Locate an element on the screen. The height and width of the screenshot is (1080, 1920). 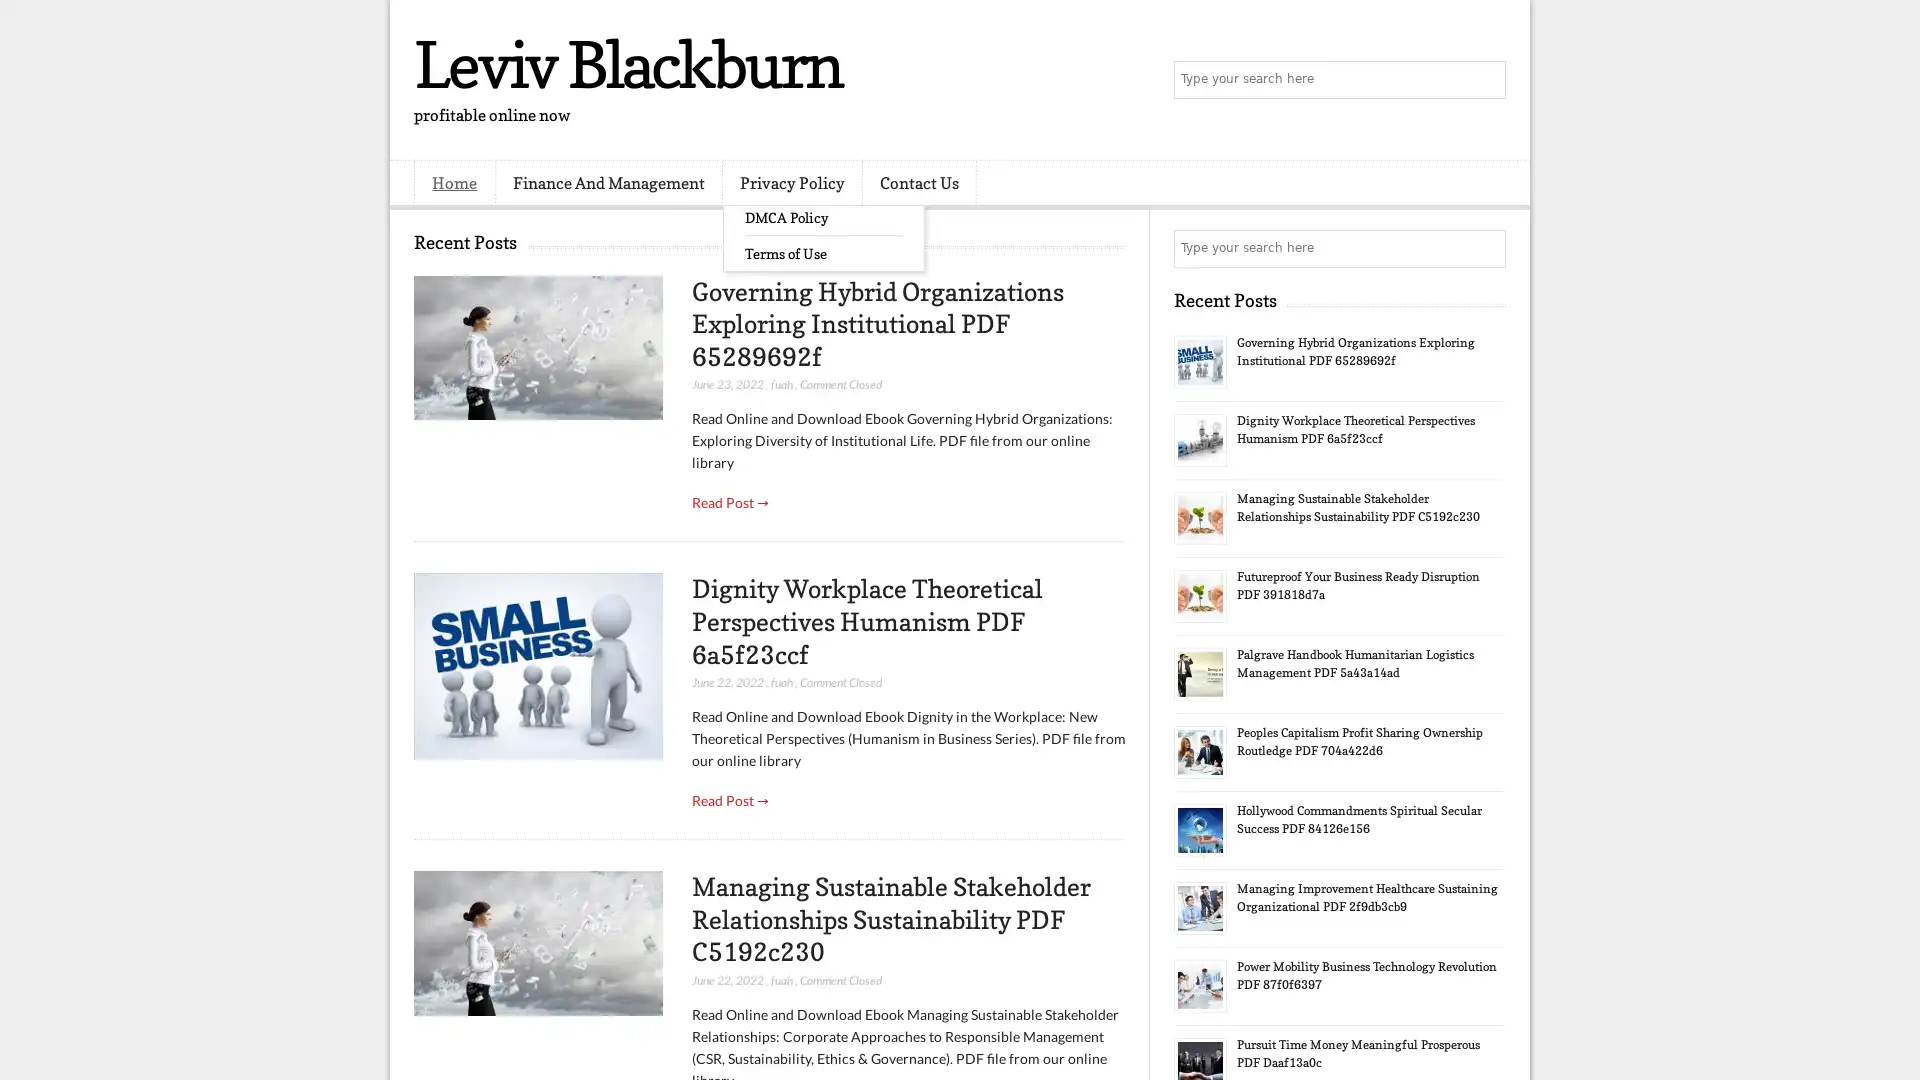
Search is located at coordinates (1485, 248).